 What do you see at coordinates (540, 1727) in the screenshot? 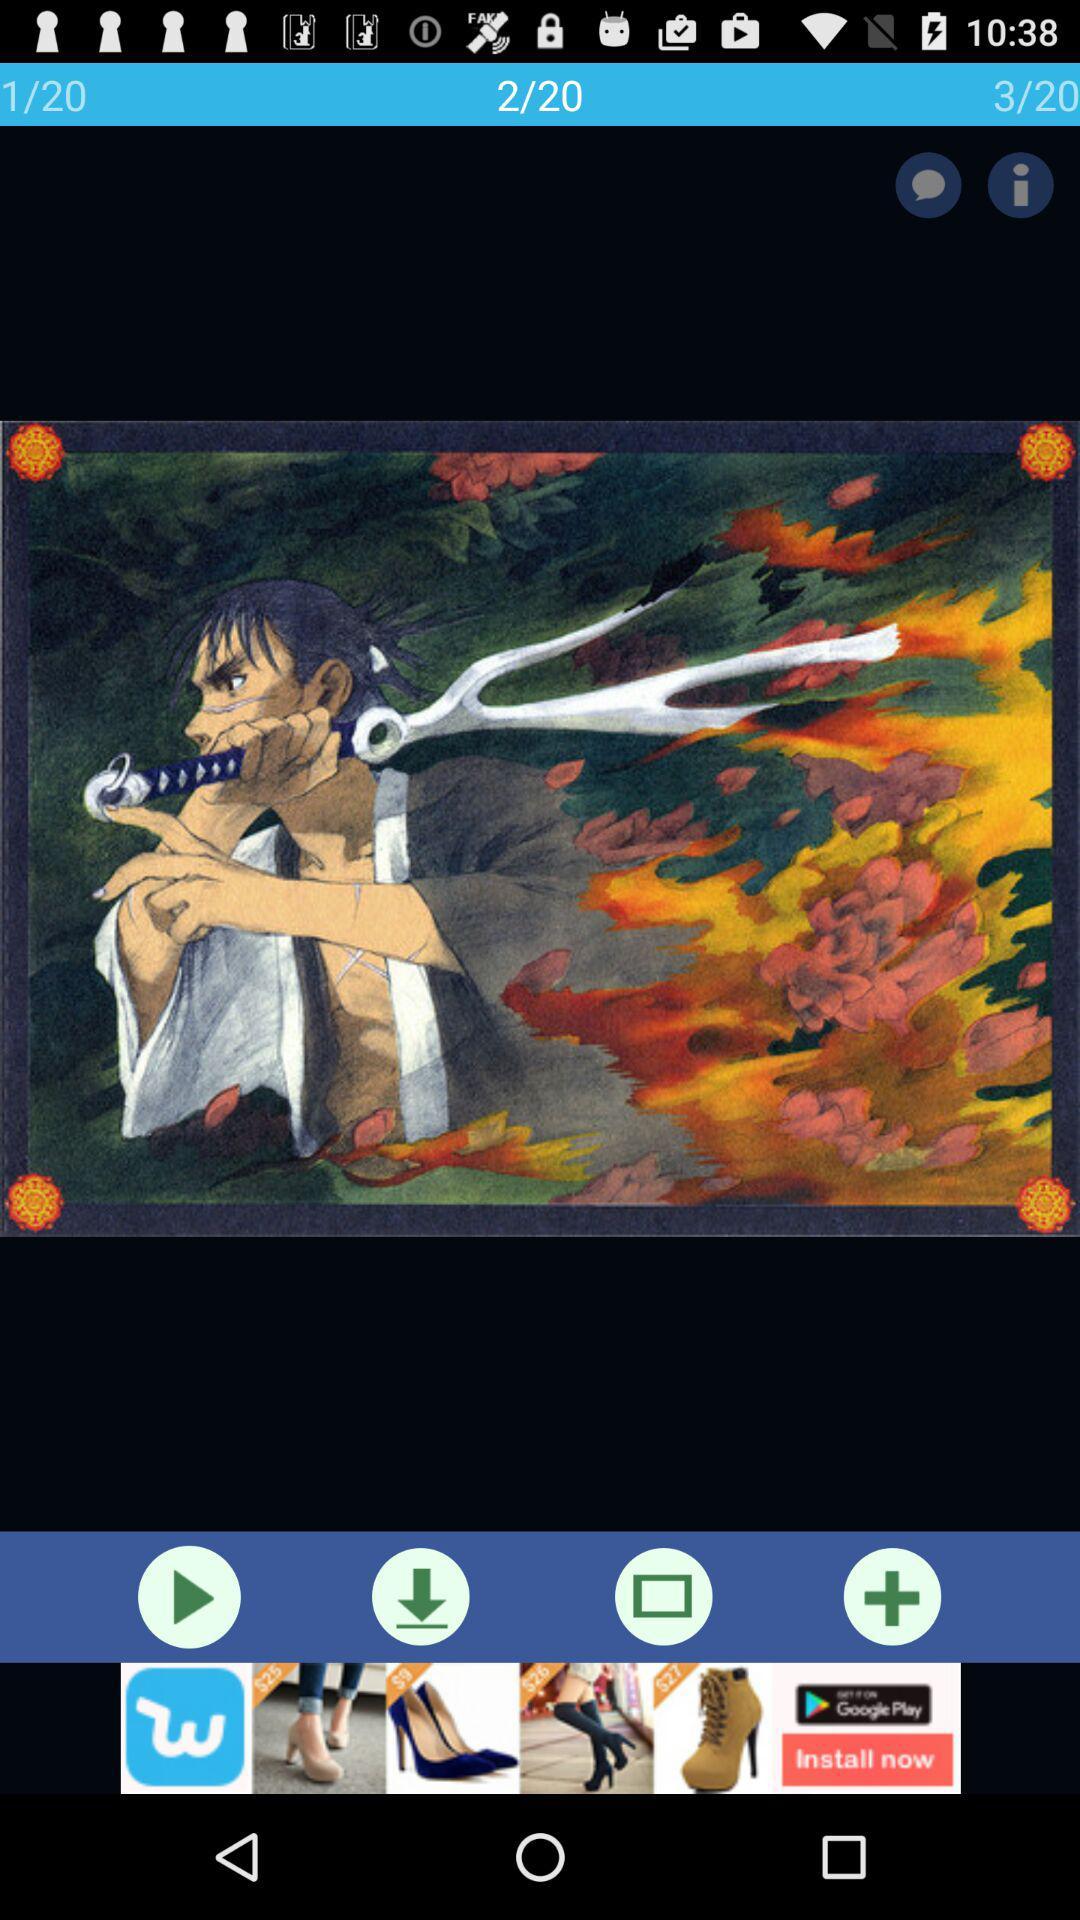
I see `googleplay icon` at bounding box center [540, 1727].